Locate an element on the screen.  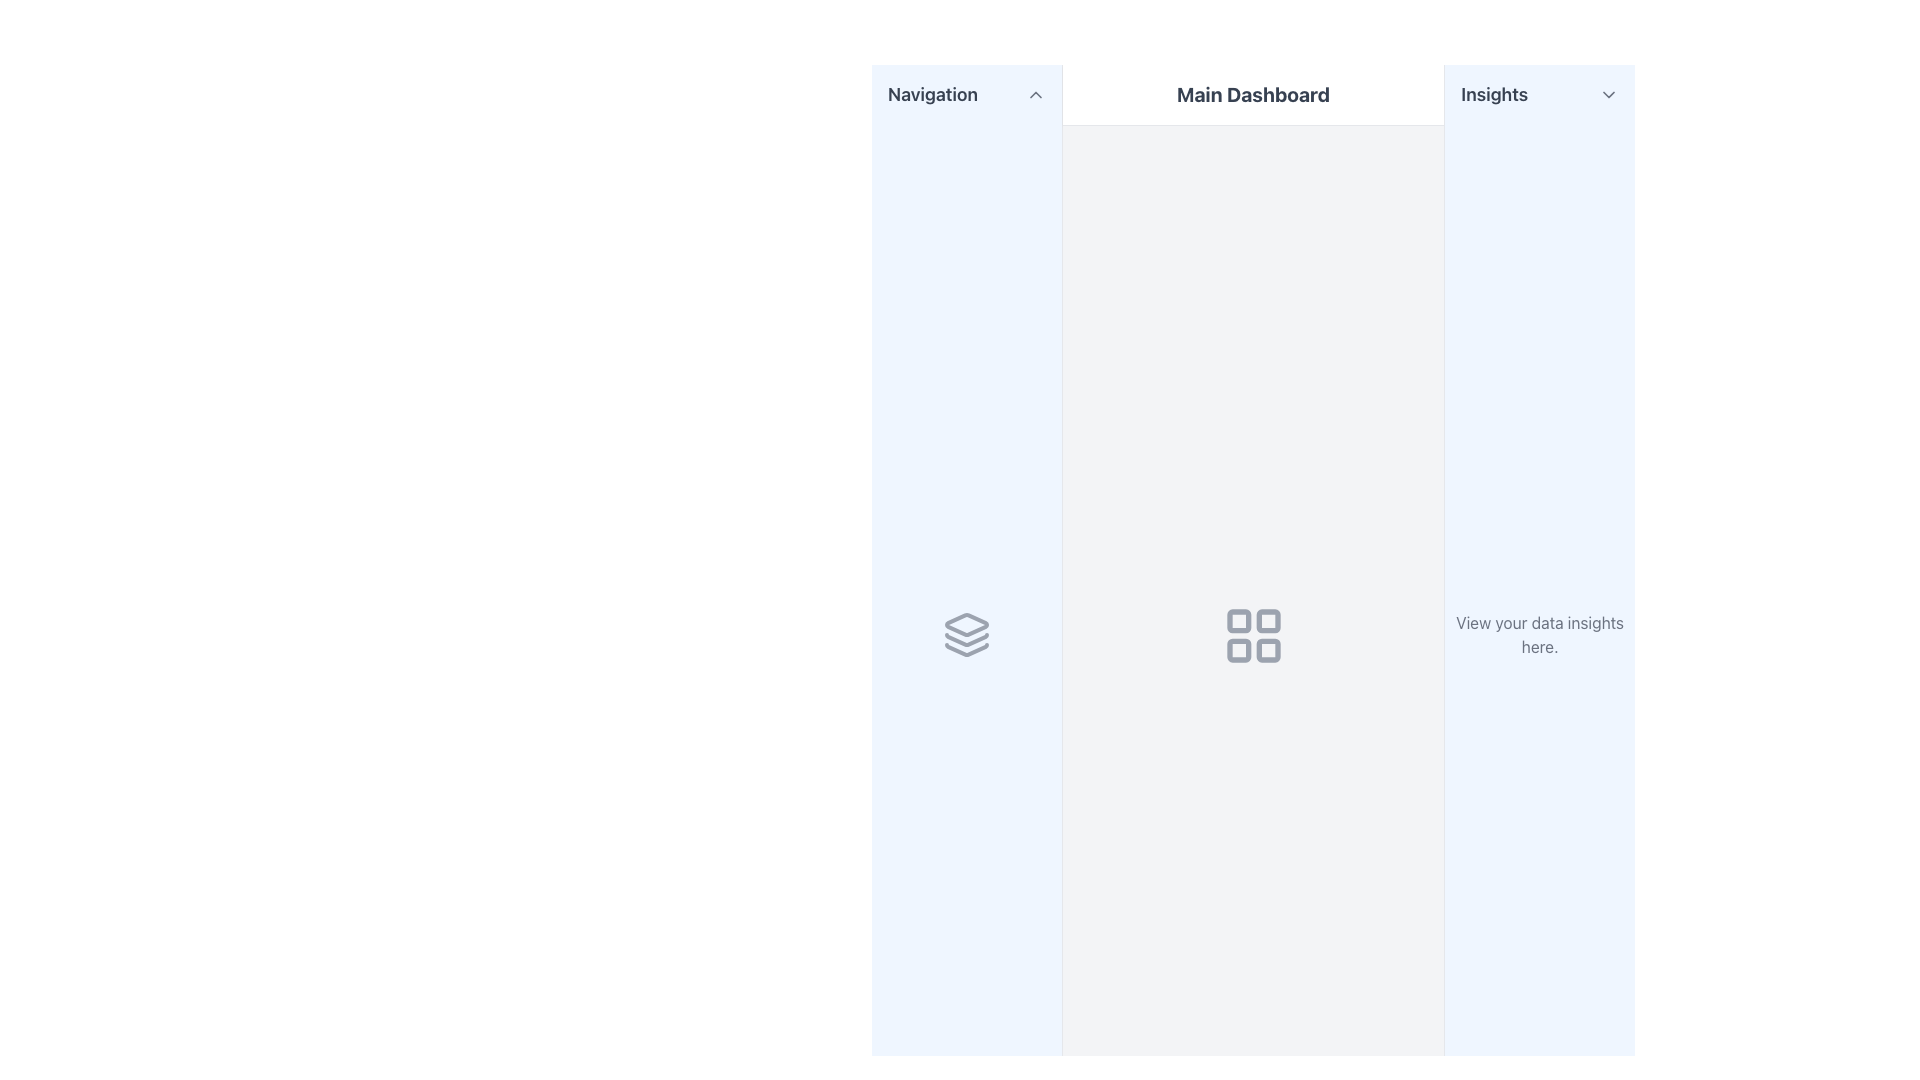
the 'Main Dashboard' text label located at the top center of the interface is located at coordinates (1252, 95).